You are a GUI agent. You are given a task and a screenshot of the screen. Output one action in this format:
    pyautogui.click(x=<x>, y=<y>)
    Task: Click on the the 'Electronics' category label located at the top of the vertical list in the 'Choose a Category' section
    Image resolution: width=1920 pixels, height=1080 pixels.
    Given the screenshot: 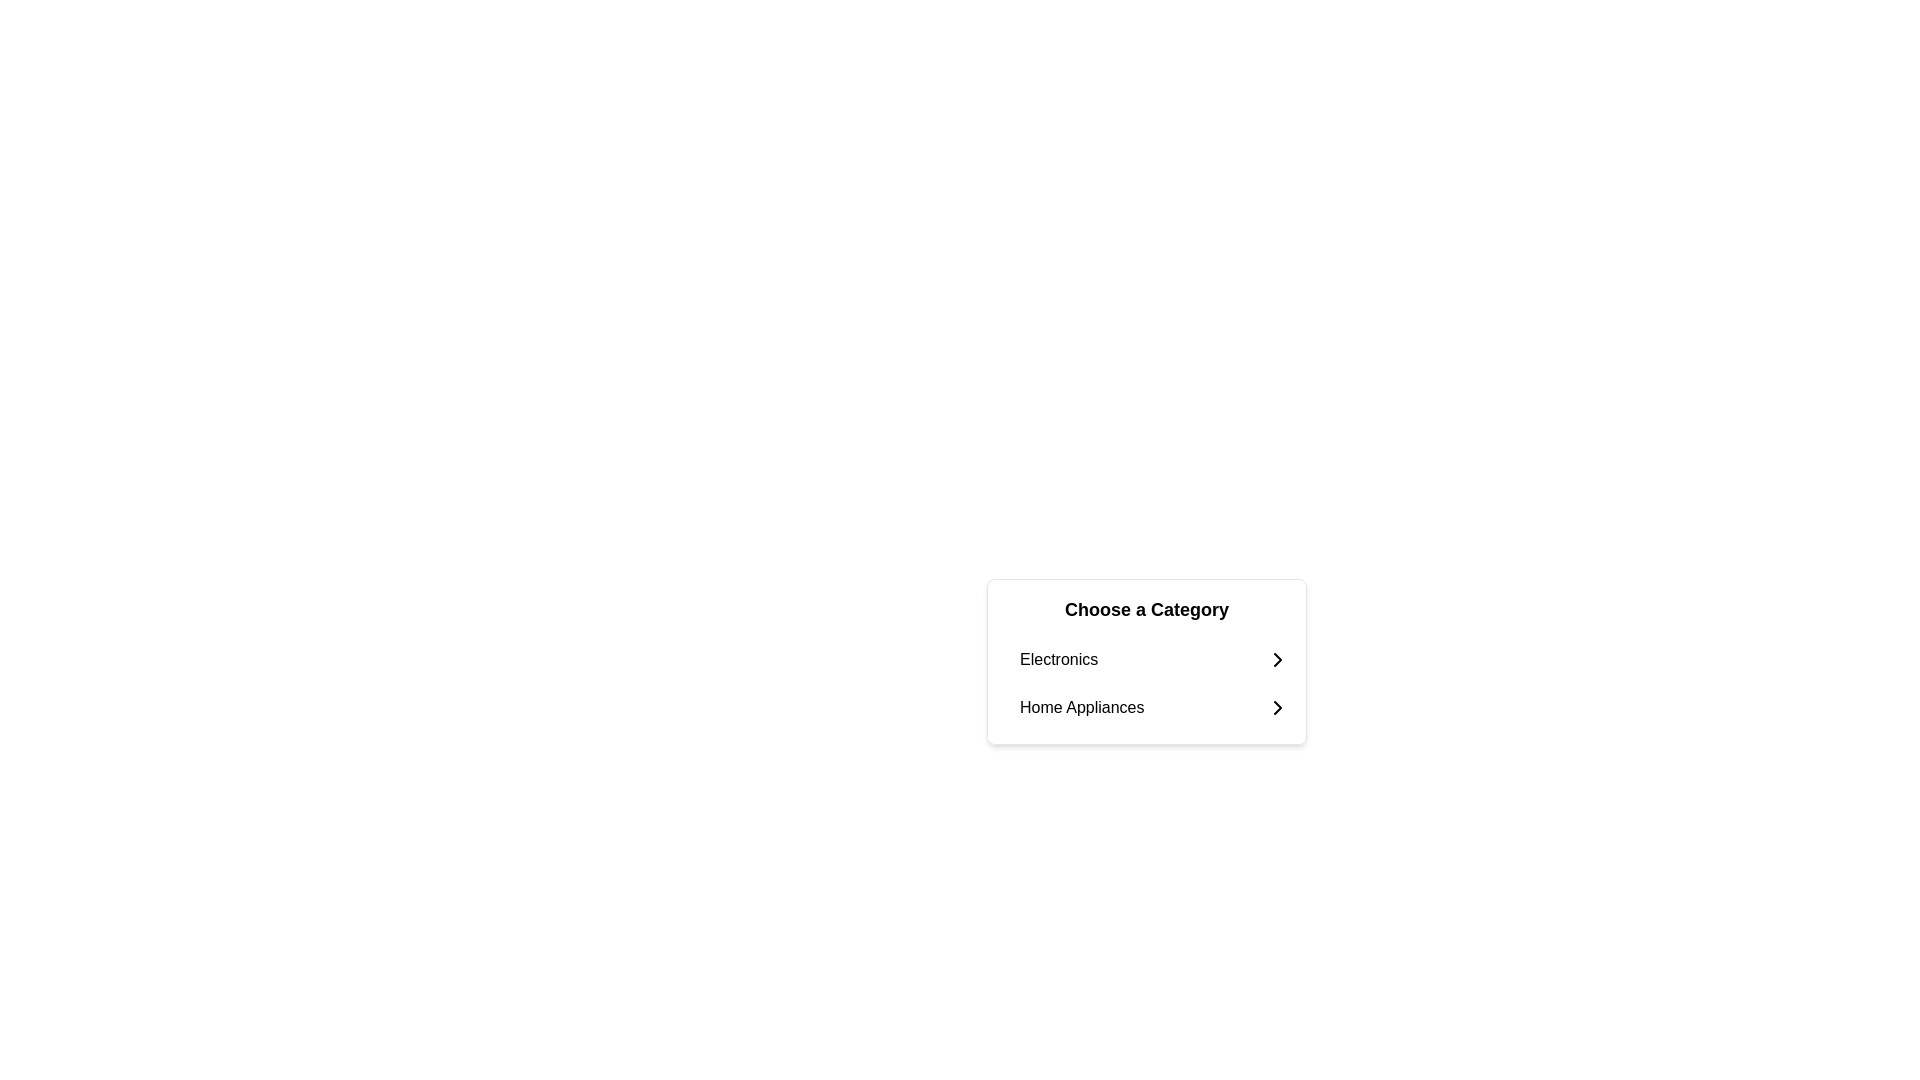 What is the action you would take?
    pyautogui.click(x=1058, y=659)
    